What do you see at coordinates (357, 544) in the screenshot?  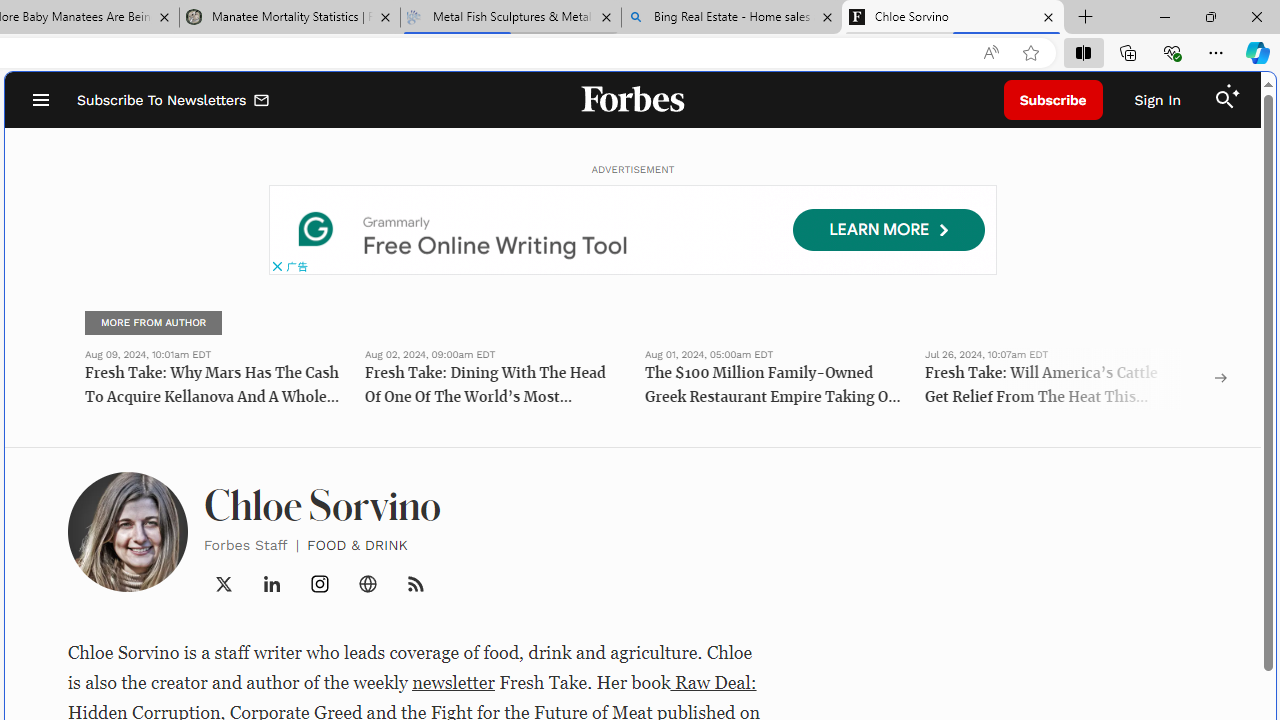 I see `'FOOD & DRINK'` at bounding box center [357, 544].